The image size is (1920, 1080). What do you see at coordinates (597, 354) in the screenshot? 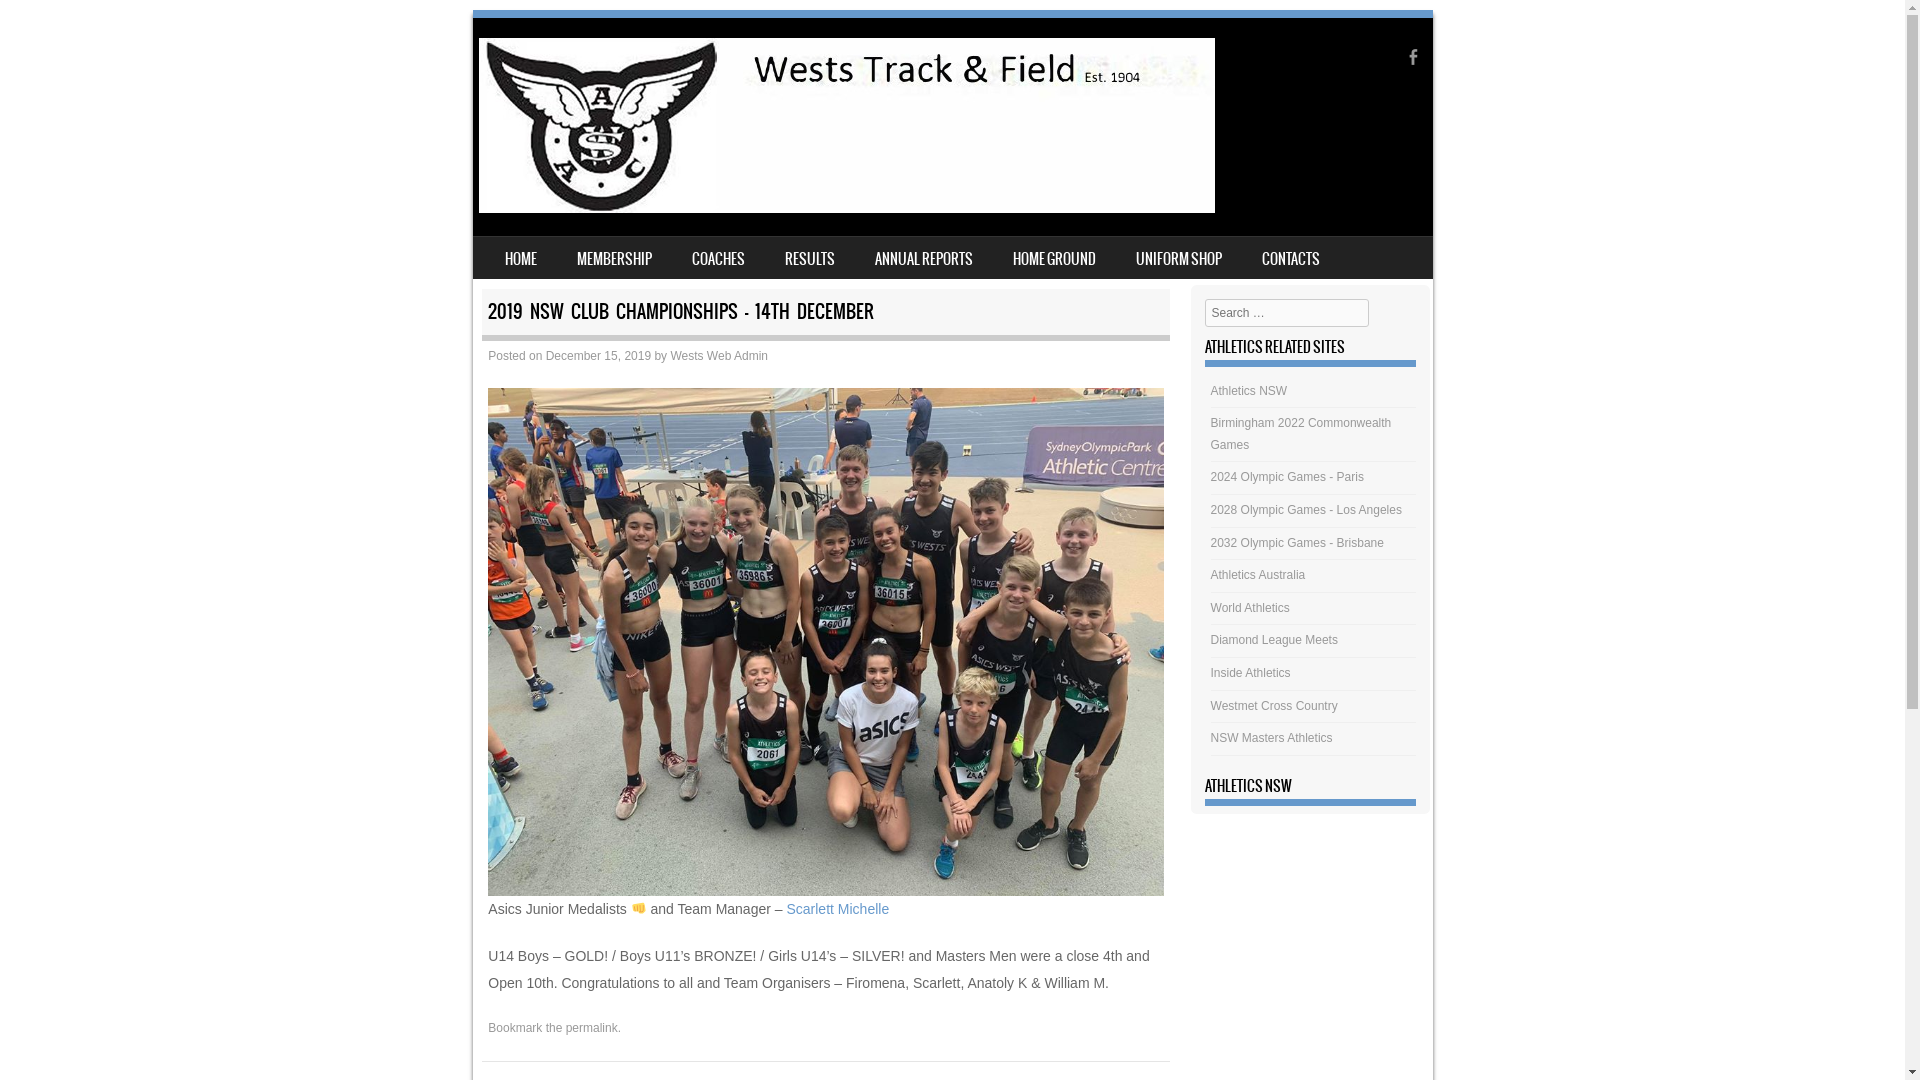
I see `'December 15, 2019'` at bounding box center [597, 354].